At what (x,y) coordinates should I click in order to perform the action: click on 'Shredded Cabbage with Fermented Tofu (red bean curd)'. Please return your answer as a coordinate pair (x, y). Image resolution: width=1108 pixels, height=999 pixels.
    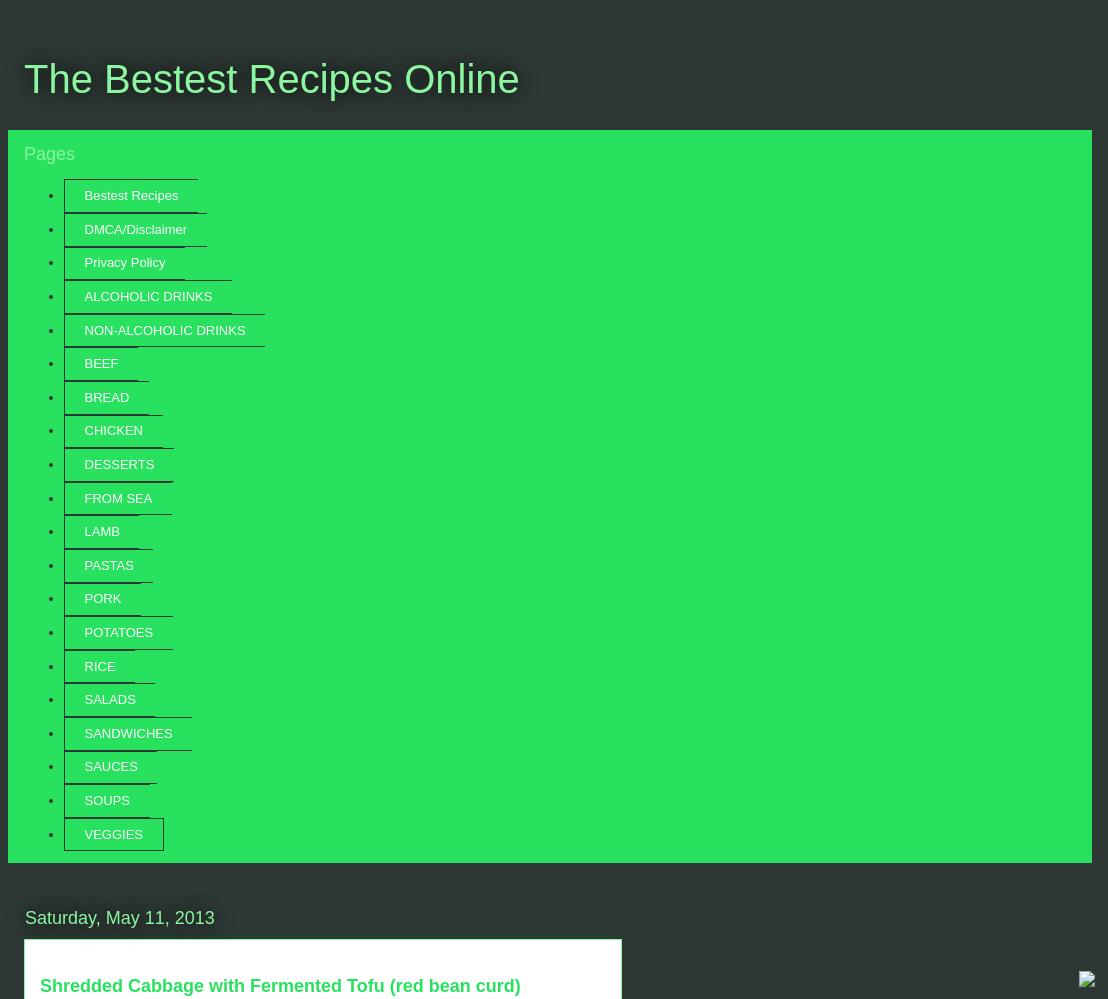
    Looking at the image, I should click on (279, 985).